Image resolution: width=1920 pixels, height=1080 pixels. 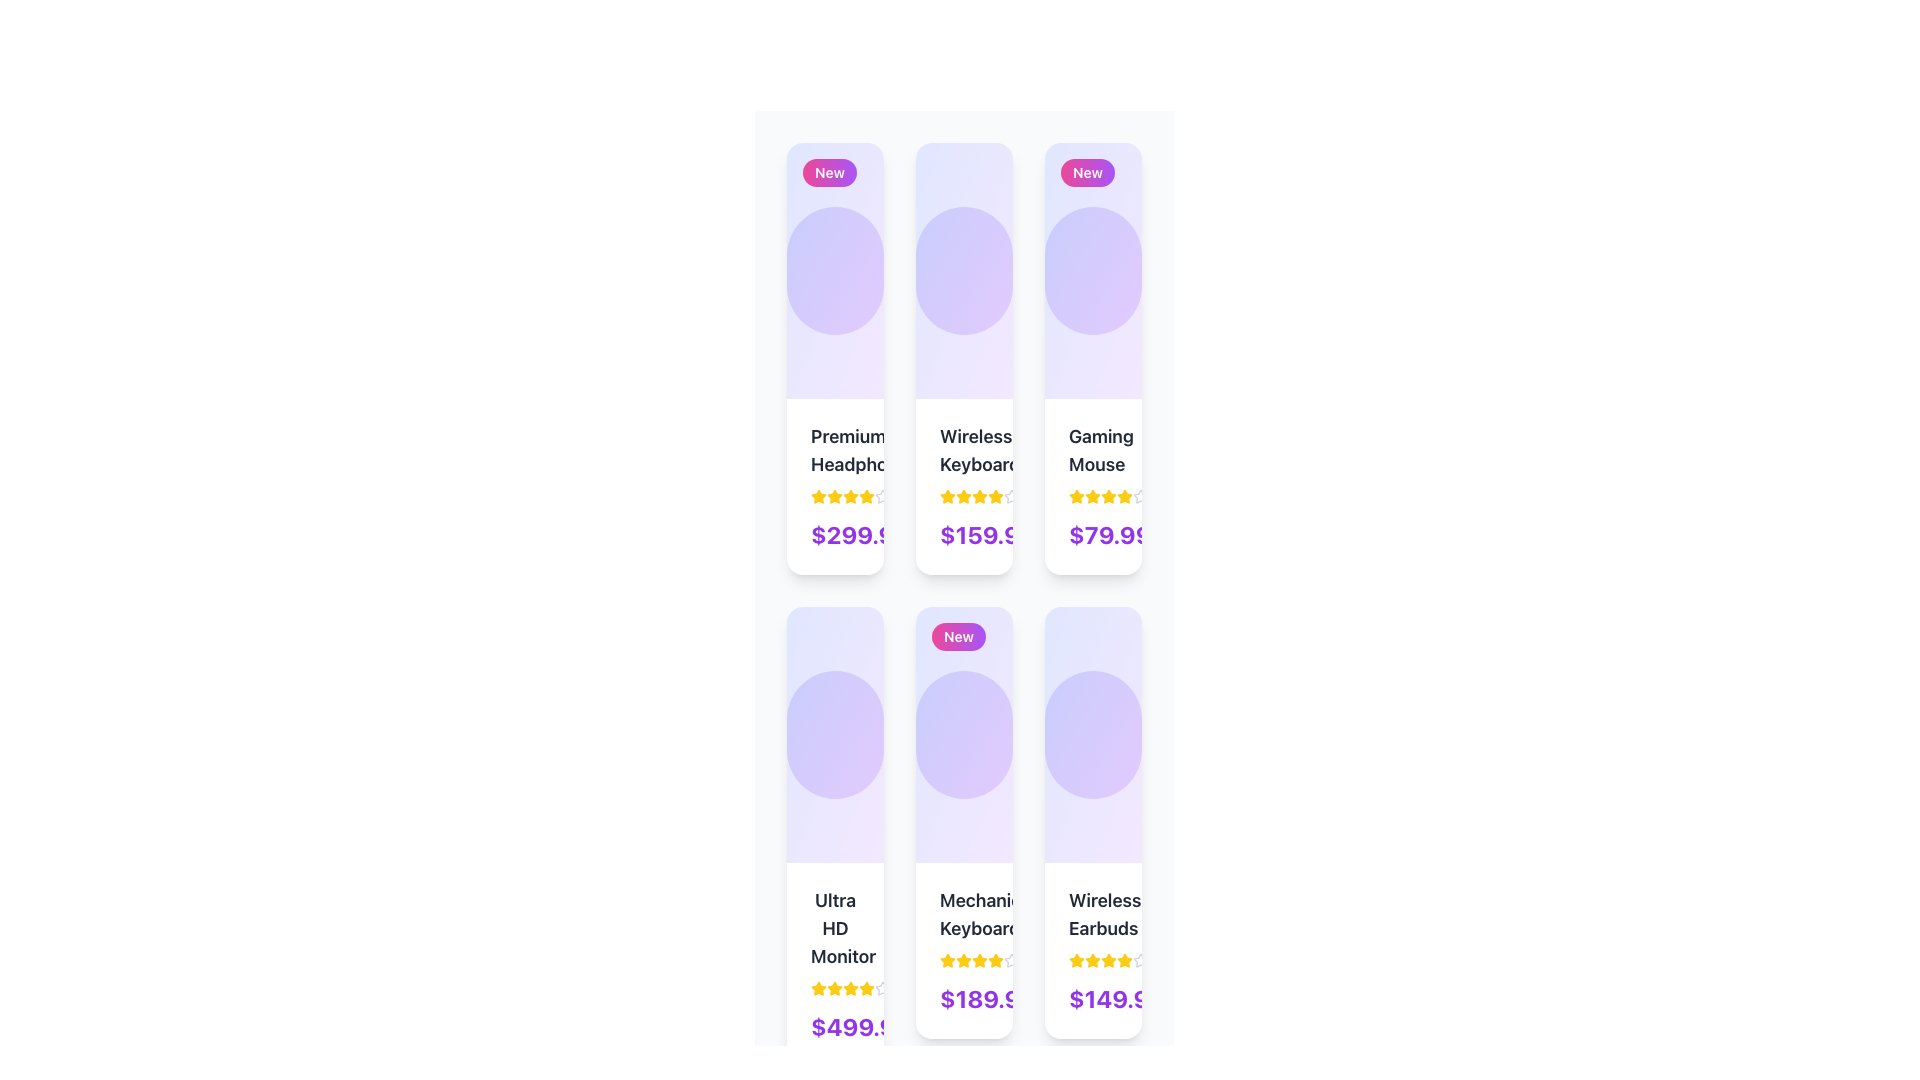 What do you see at coordinates (964, 959) in the screenshot?
I see `the third star icon representing the rating for the 'Mechanical Keyboard' product card, which is the second card in the second row of the layout grid` at bounding box center [964, 959].